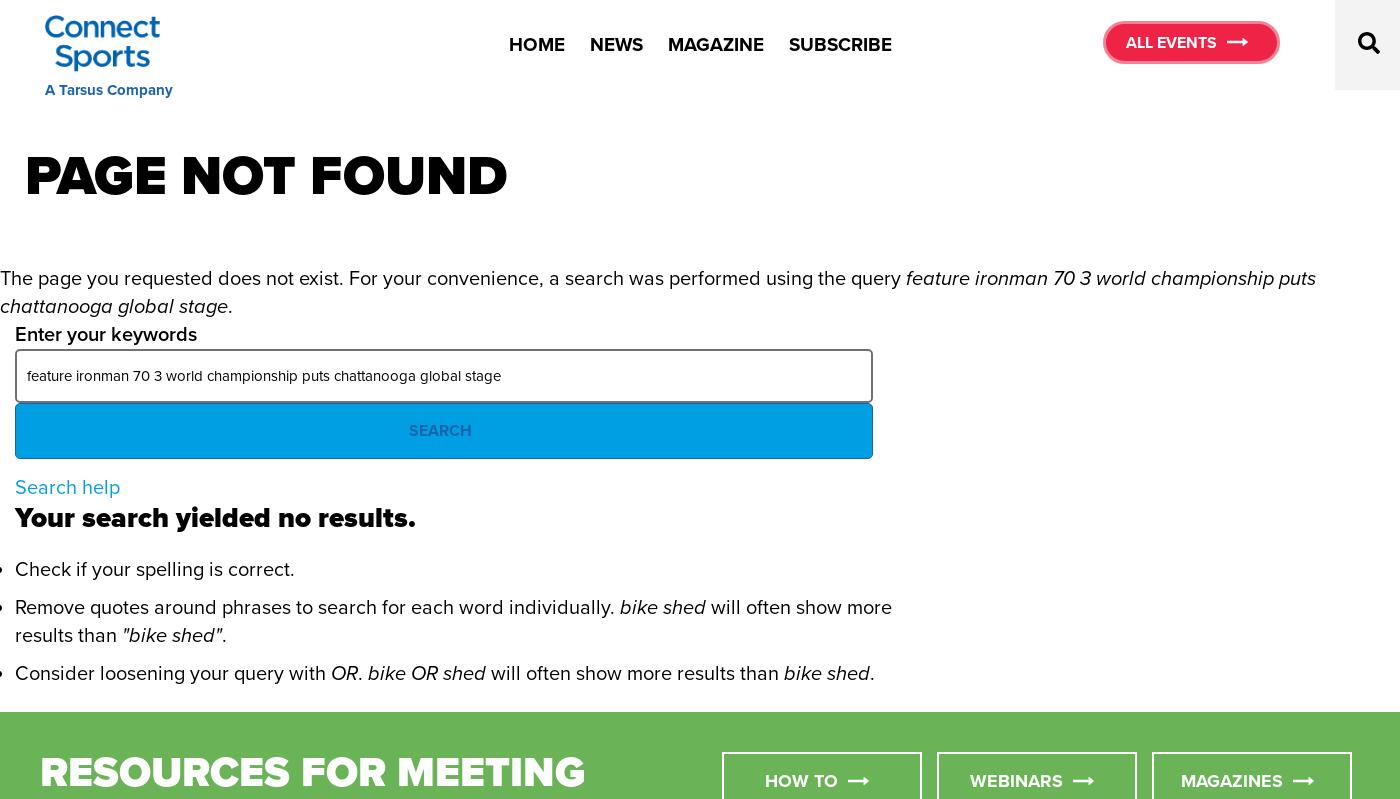  I want to click on 'Magazine', so click(714, 43).